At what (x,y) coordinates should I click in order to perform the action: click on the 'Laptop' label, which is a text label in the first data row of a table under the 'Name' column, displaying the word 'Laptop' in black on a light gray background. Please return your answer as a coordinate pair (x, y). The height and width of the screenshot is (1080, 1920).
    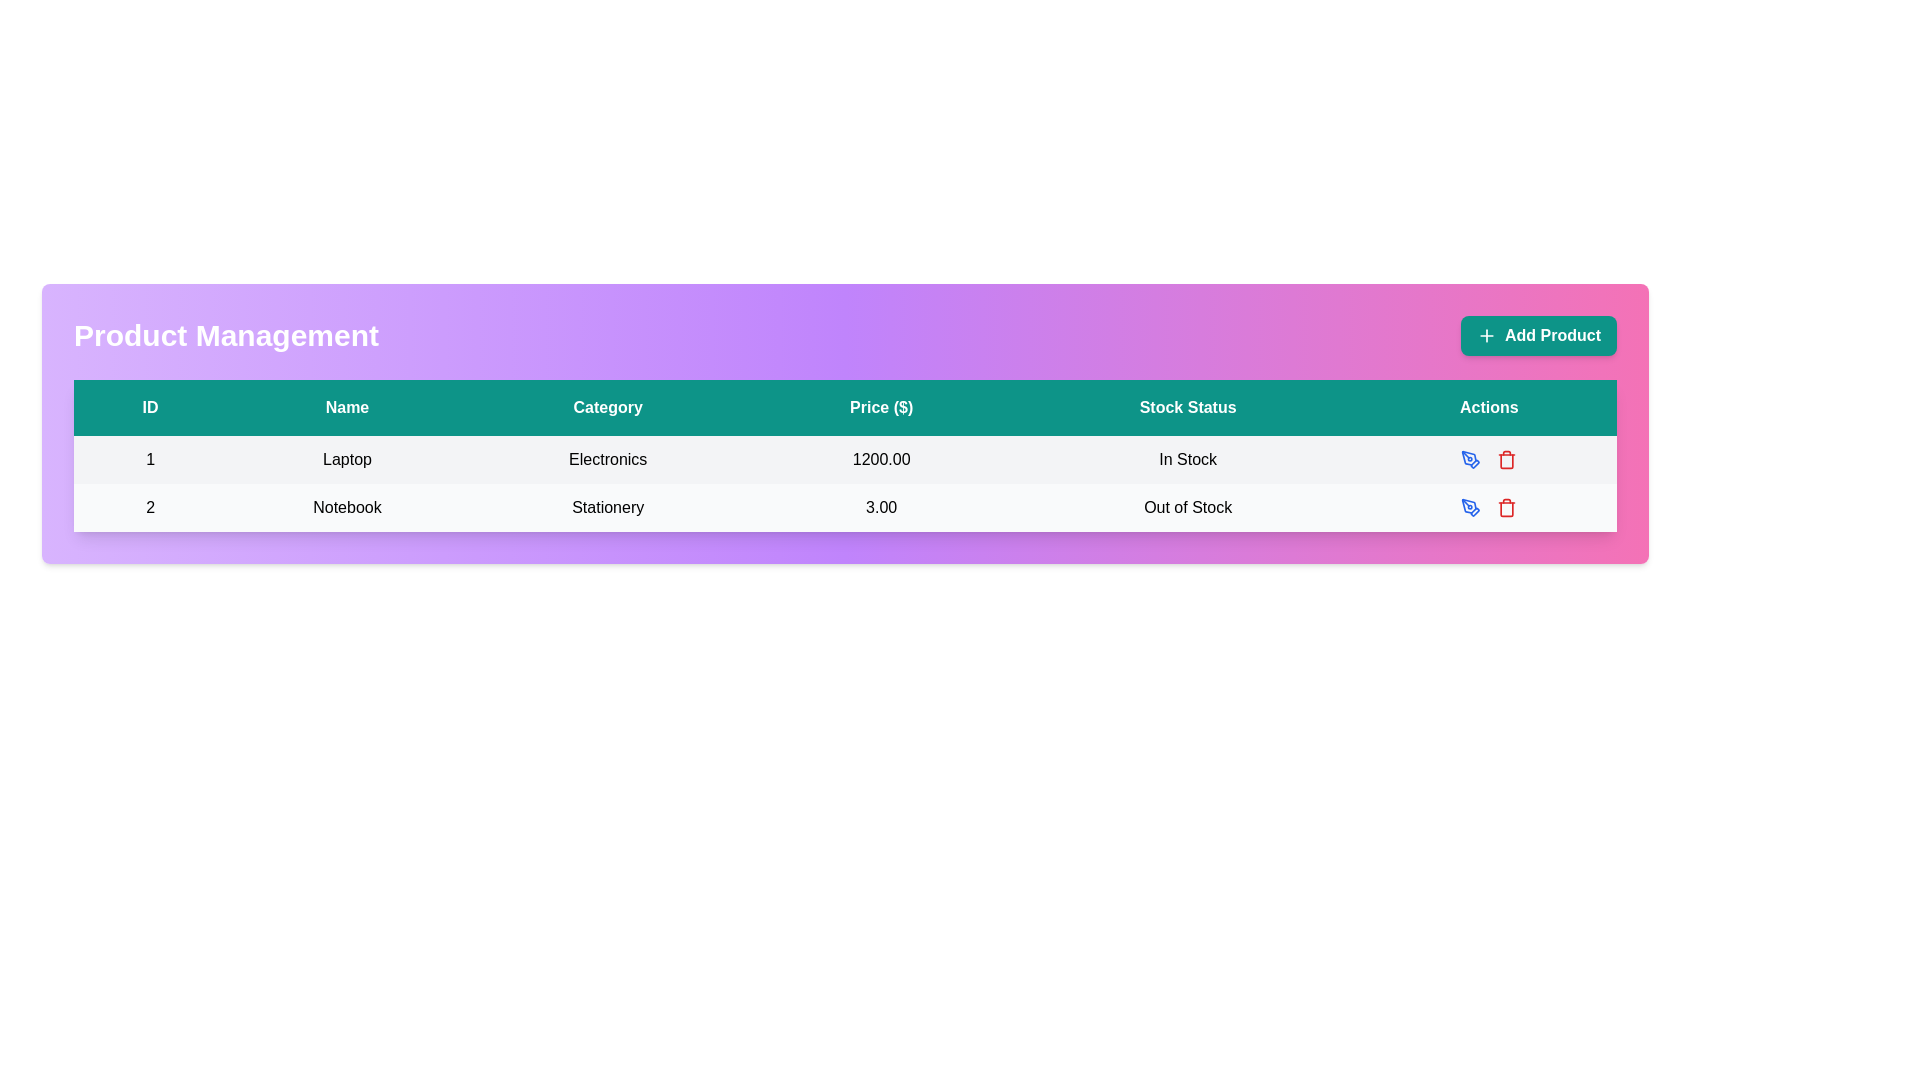
    Looking at the image, I should click on (347, 459).